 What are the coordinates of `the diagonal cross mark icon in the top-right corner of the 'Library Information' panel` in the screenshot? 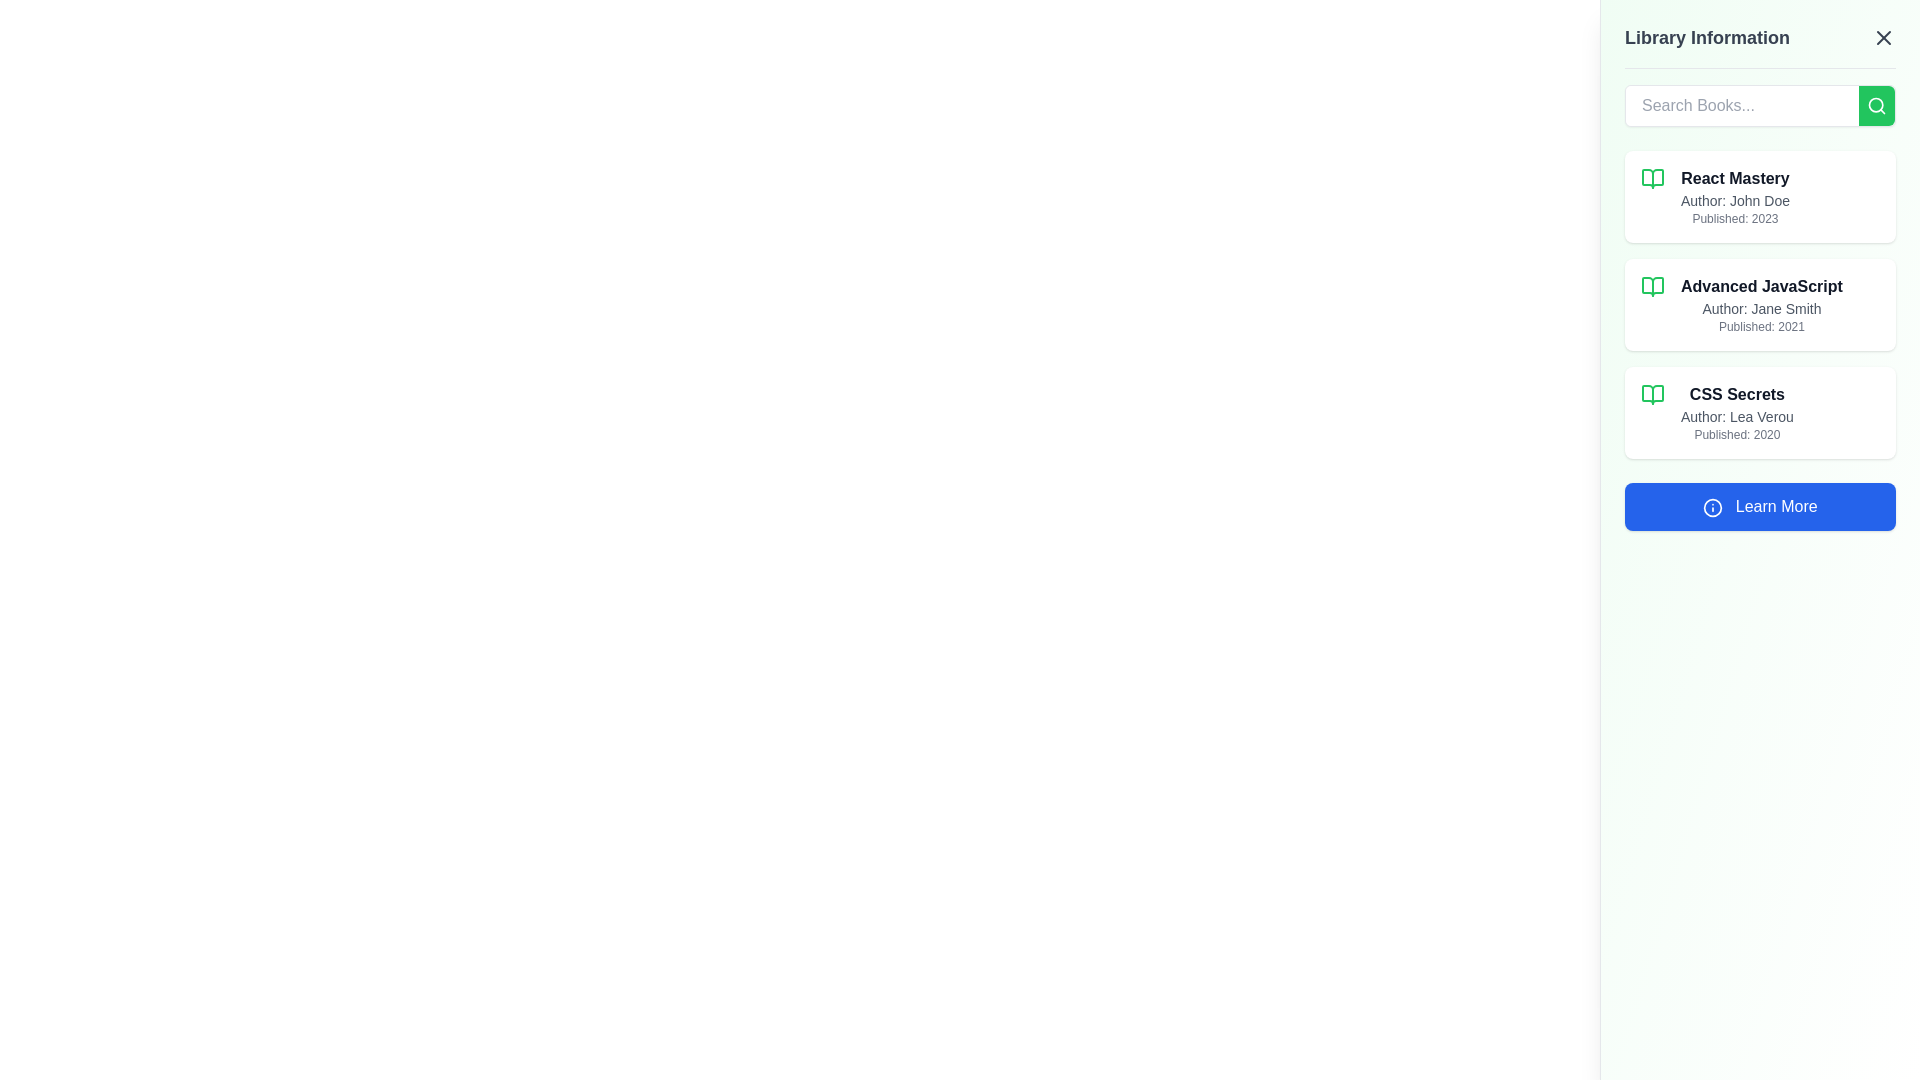 It's located at (1882, 38).